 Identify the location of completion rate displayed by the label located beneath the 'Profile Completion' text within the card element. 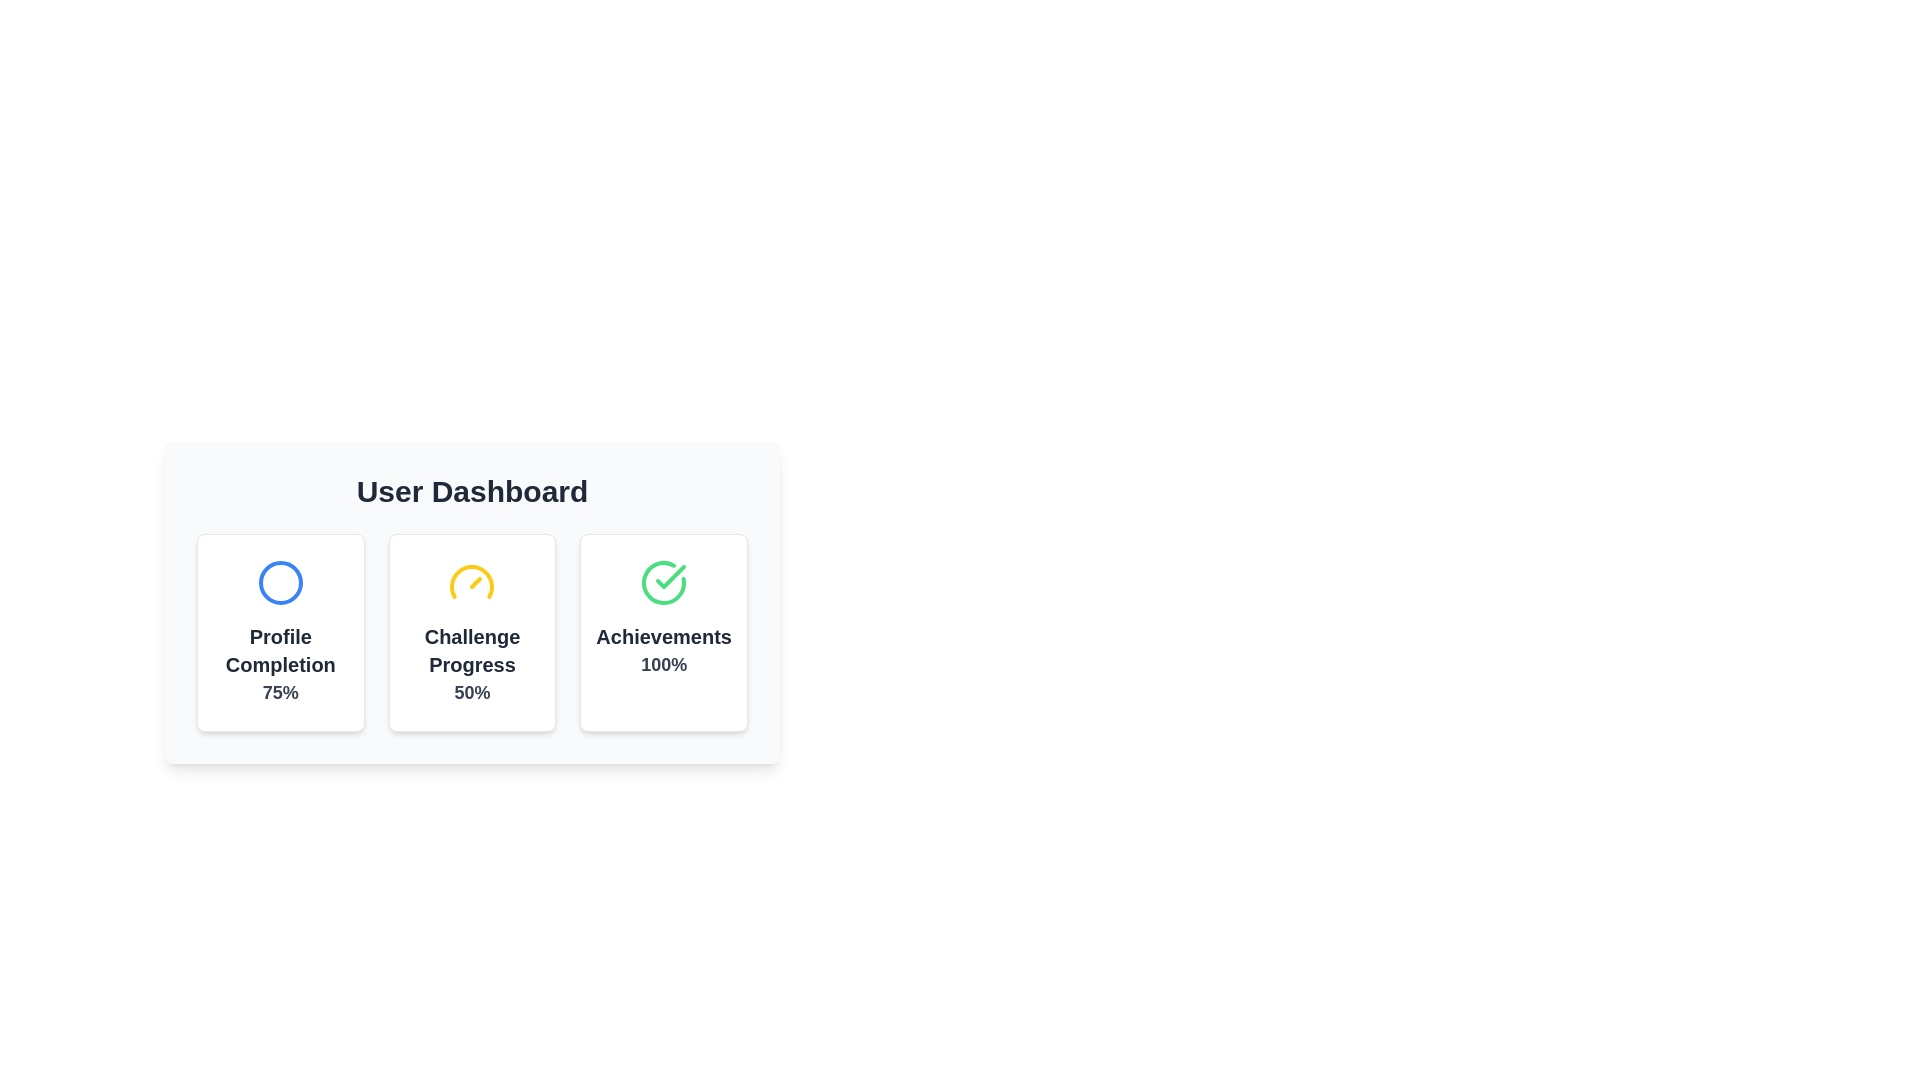
(279, 692).